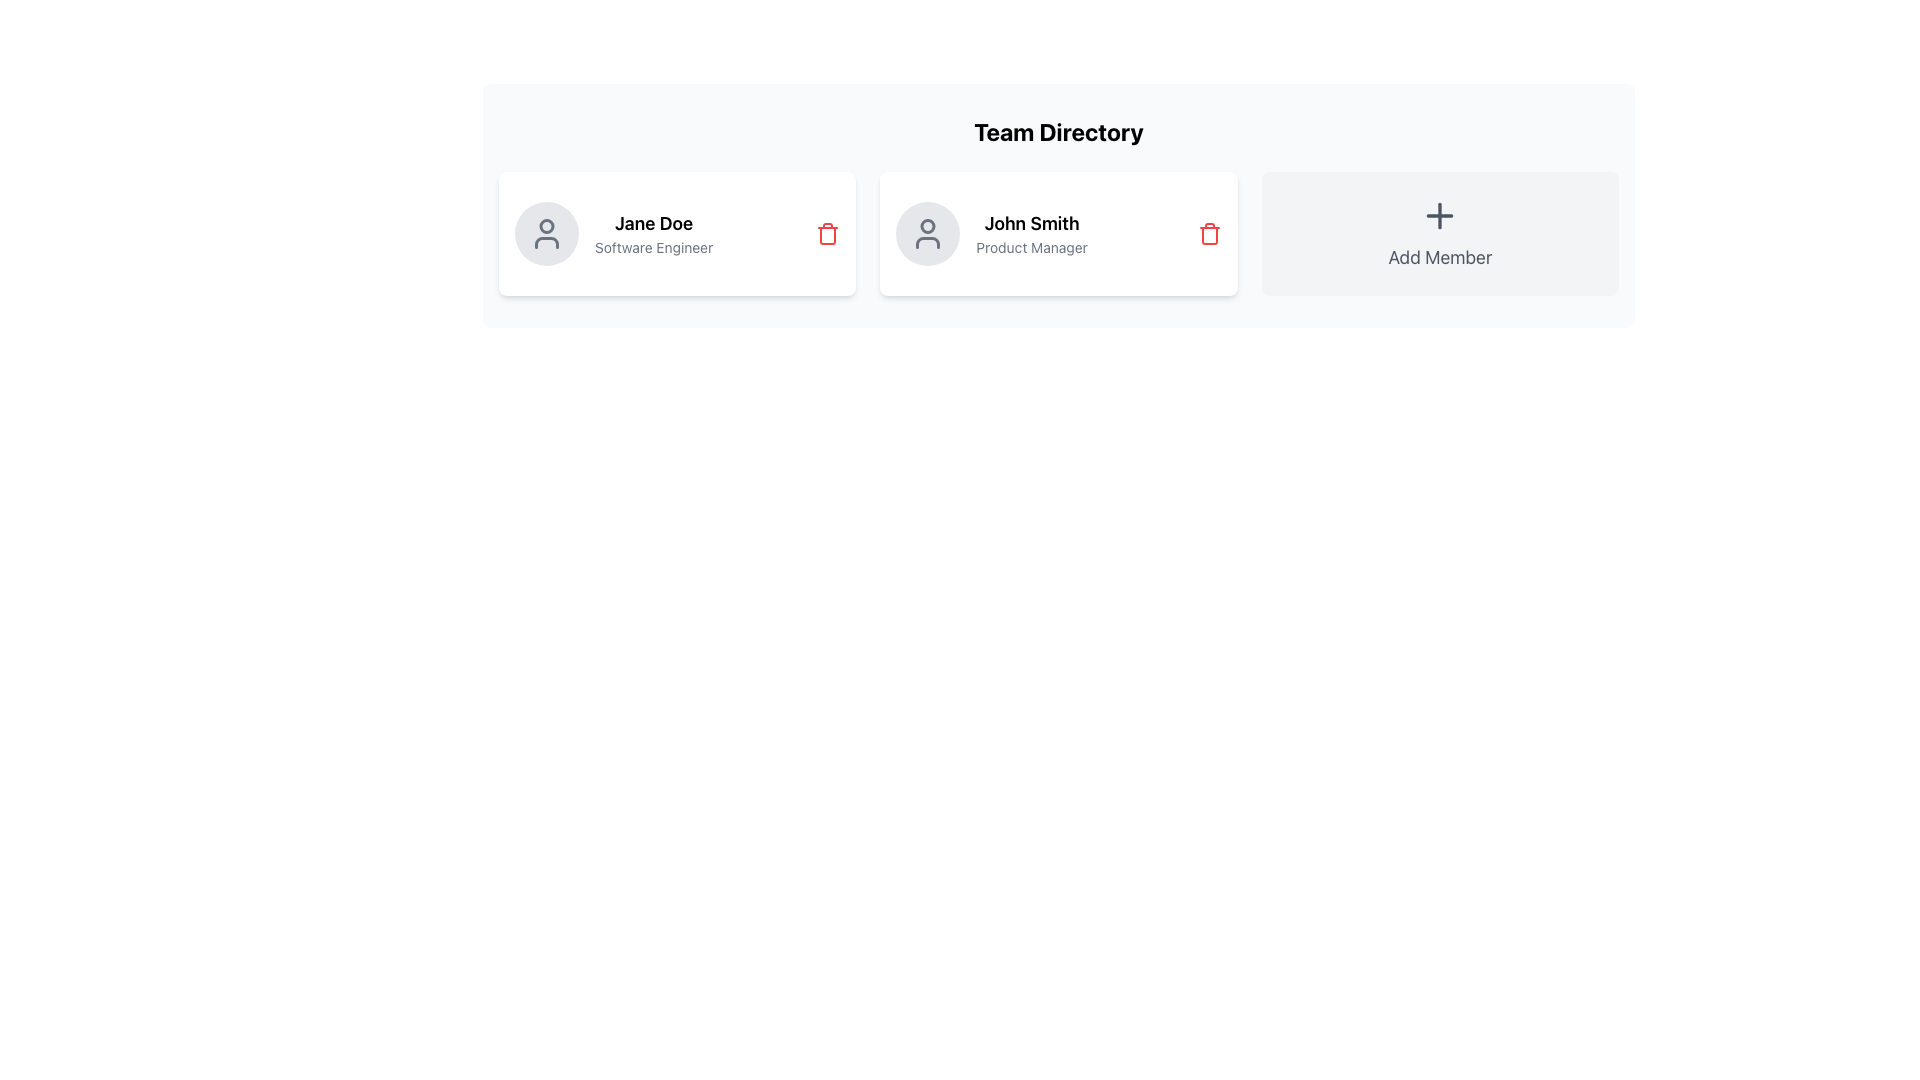 The image size is (1920, 1080). I want to click on the red trash icon button located at the top-right corner of Jane Doe's information card, so click(828, 233).